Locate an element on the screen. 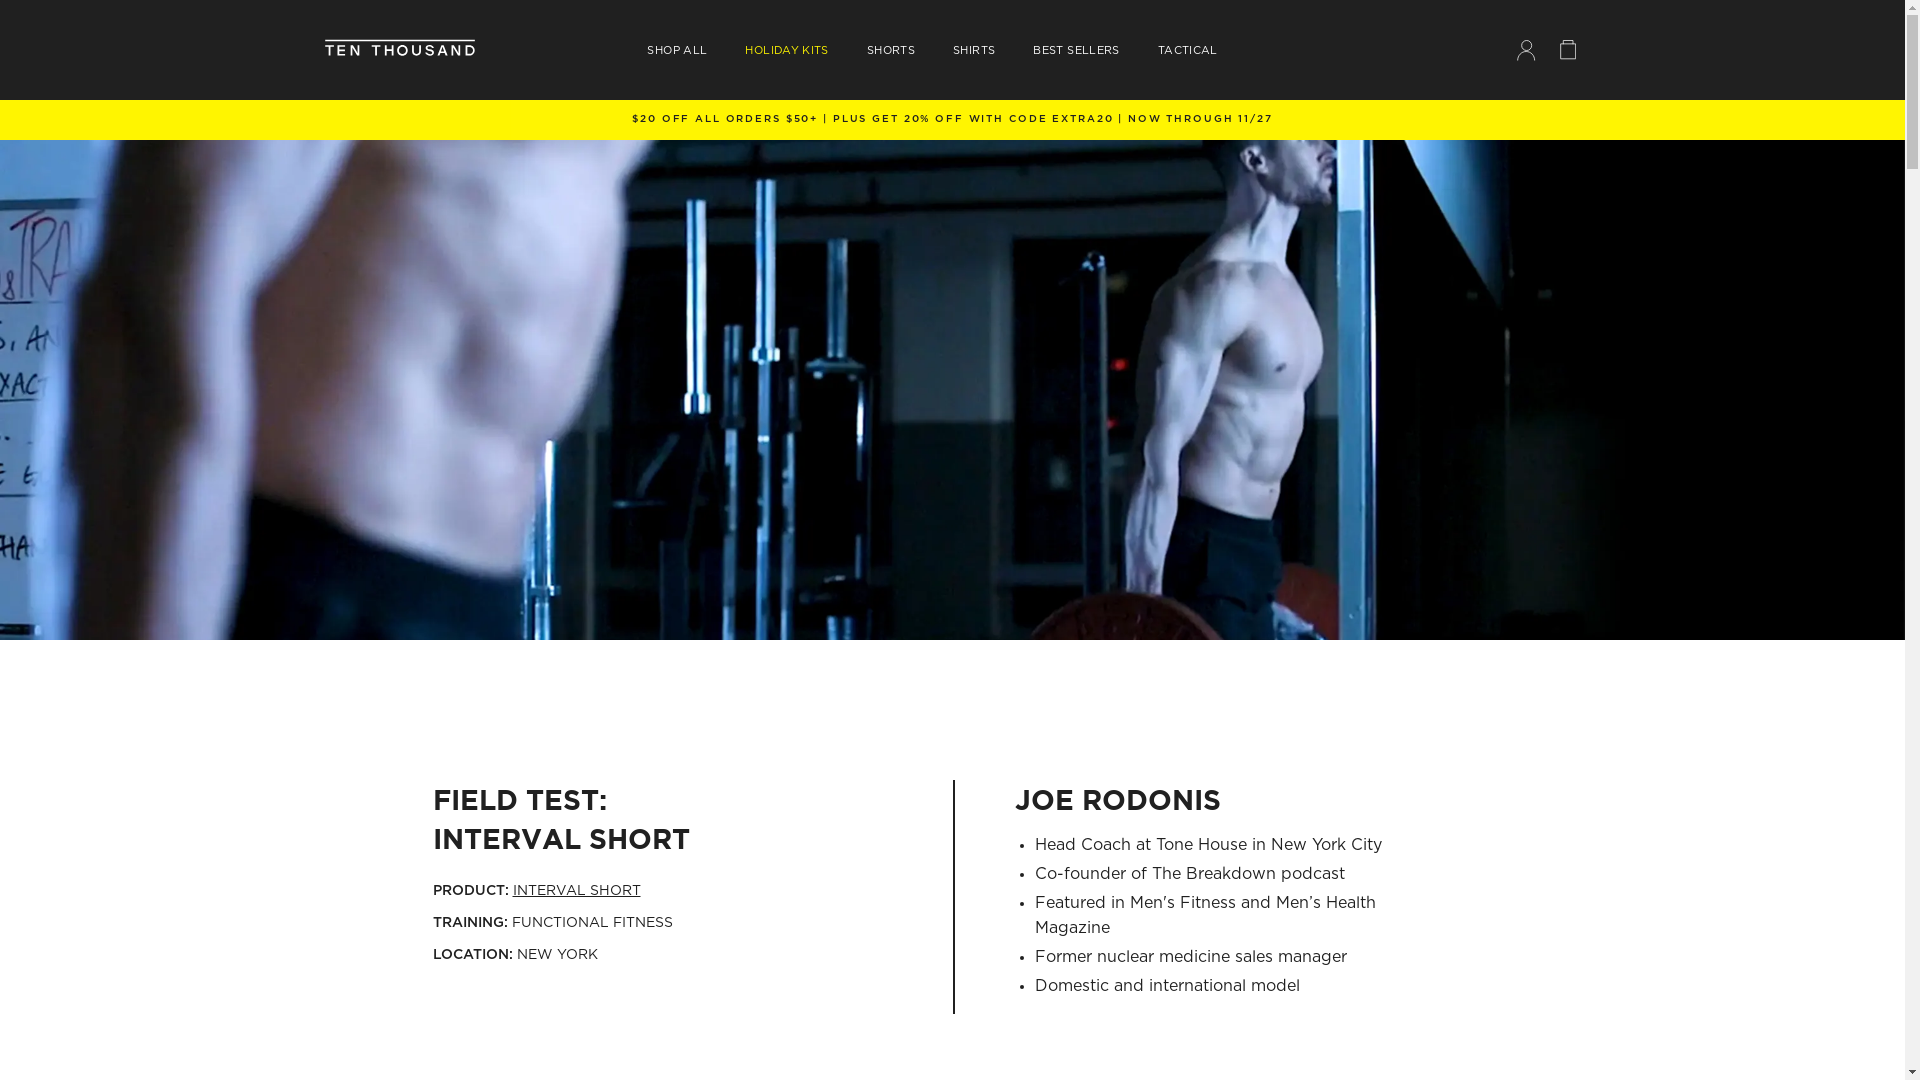  'SHOP ALL' is located at coordinates (676, 49).